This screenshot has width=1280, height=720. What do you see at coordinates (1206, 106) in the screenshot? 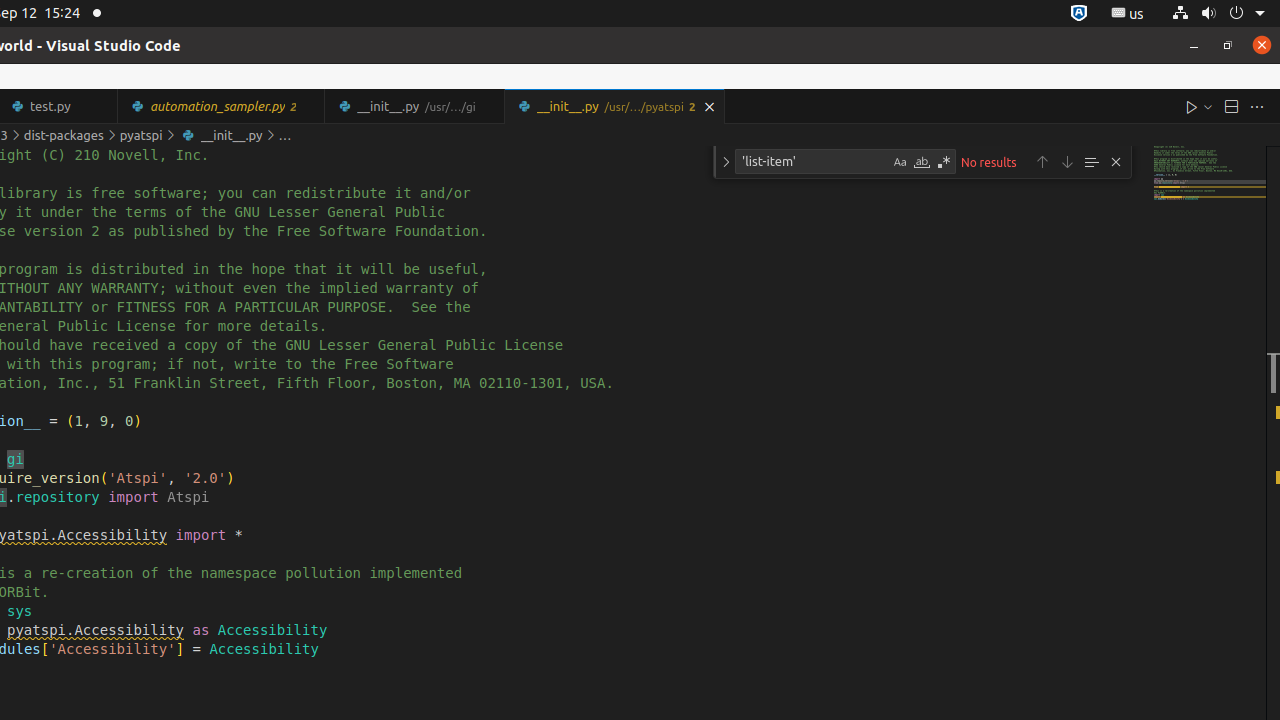
I see `'Run or Debug...'` at bounding box center [1206, 106].